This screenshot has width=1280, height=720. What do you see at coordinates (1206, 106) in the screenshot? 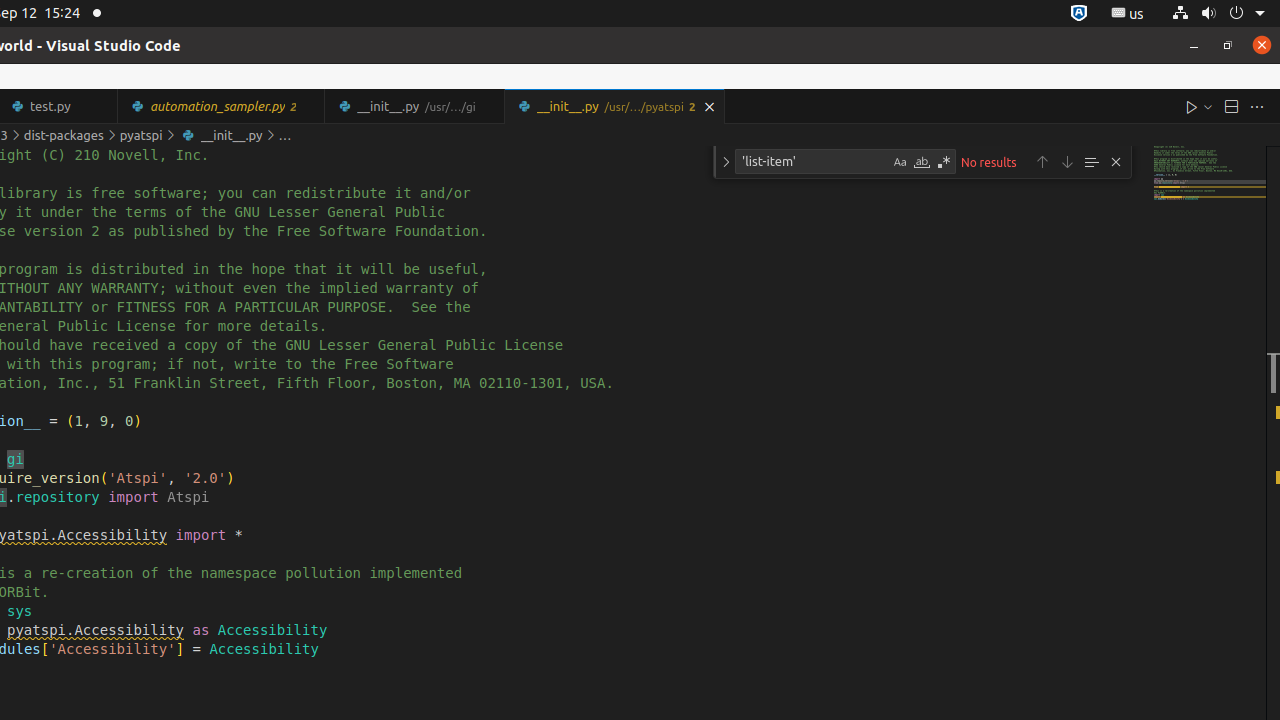
I see `'Run or Debug...'` at bounding box center [1206, 106].